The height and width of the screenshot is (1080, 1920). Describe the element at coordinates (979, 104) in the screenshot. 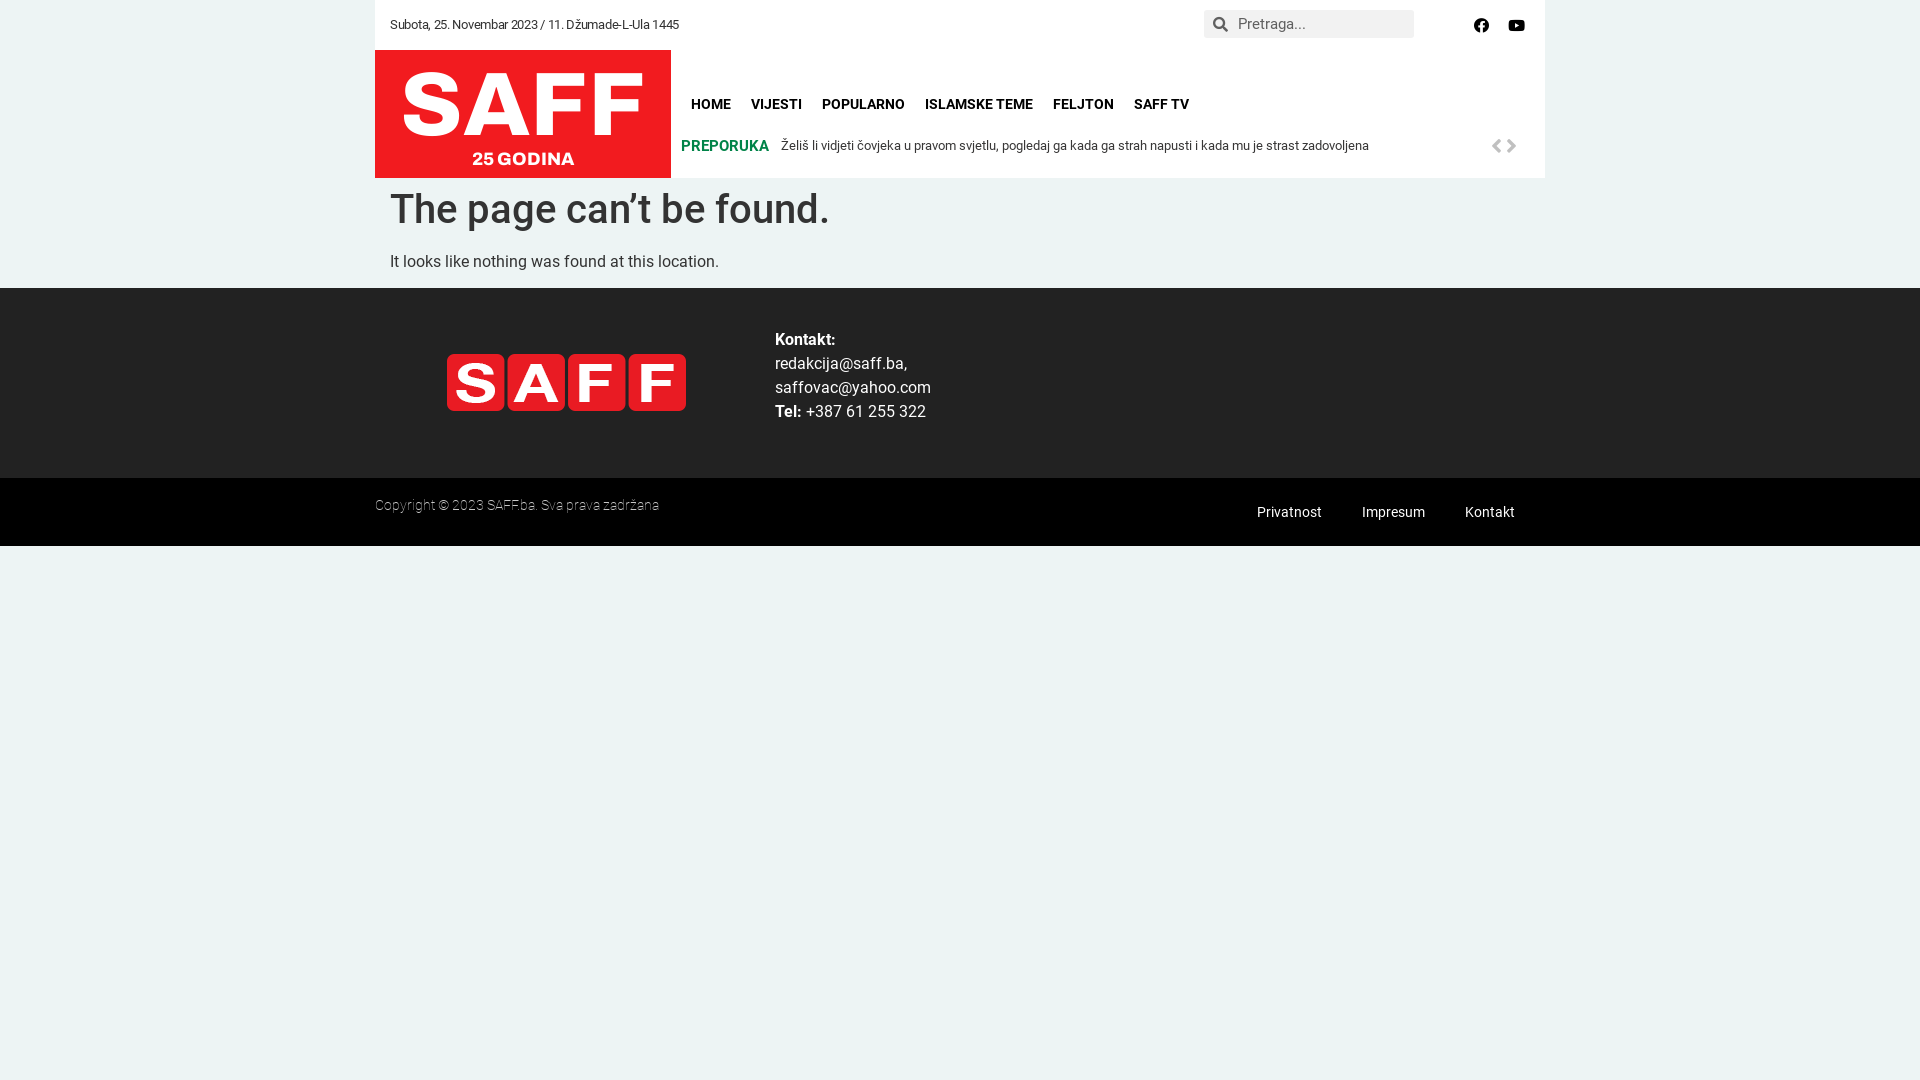

I see `'ISLAMSKE TEME'` at that location.